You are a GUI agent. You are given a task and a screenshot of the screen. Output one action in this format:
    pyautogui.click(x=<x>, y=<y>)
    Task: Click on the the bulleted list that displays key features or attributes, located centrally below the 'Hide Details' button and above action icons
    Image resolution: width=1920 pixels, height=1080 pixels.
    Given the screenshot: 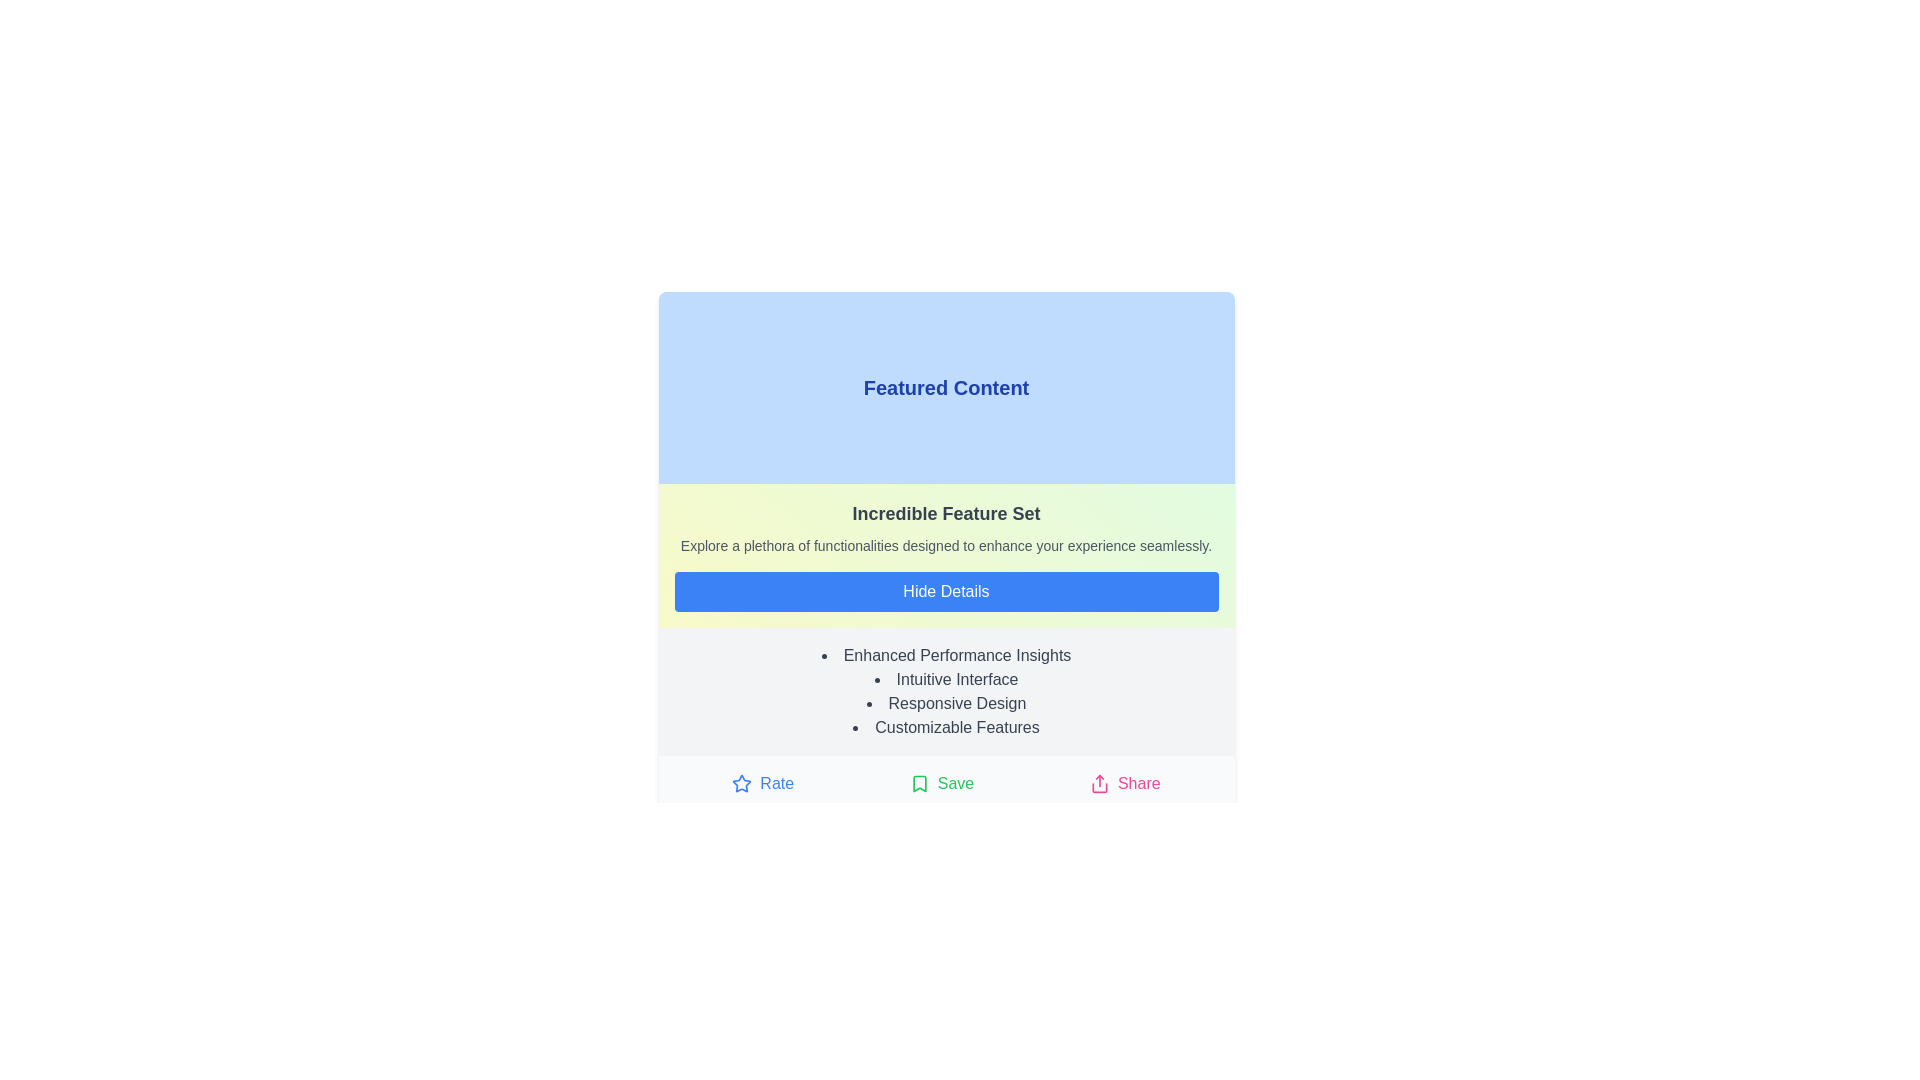 What is the action you would take?
    pyautogui.click(x=945, y=690)
    